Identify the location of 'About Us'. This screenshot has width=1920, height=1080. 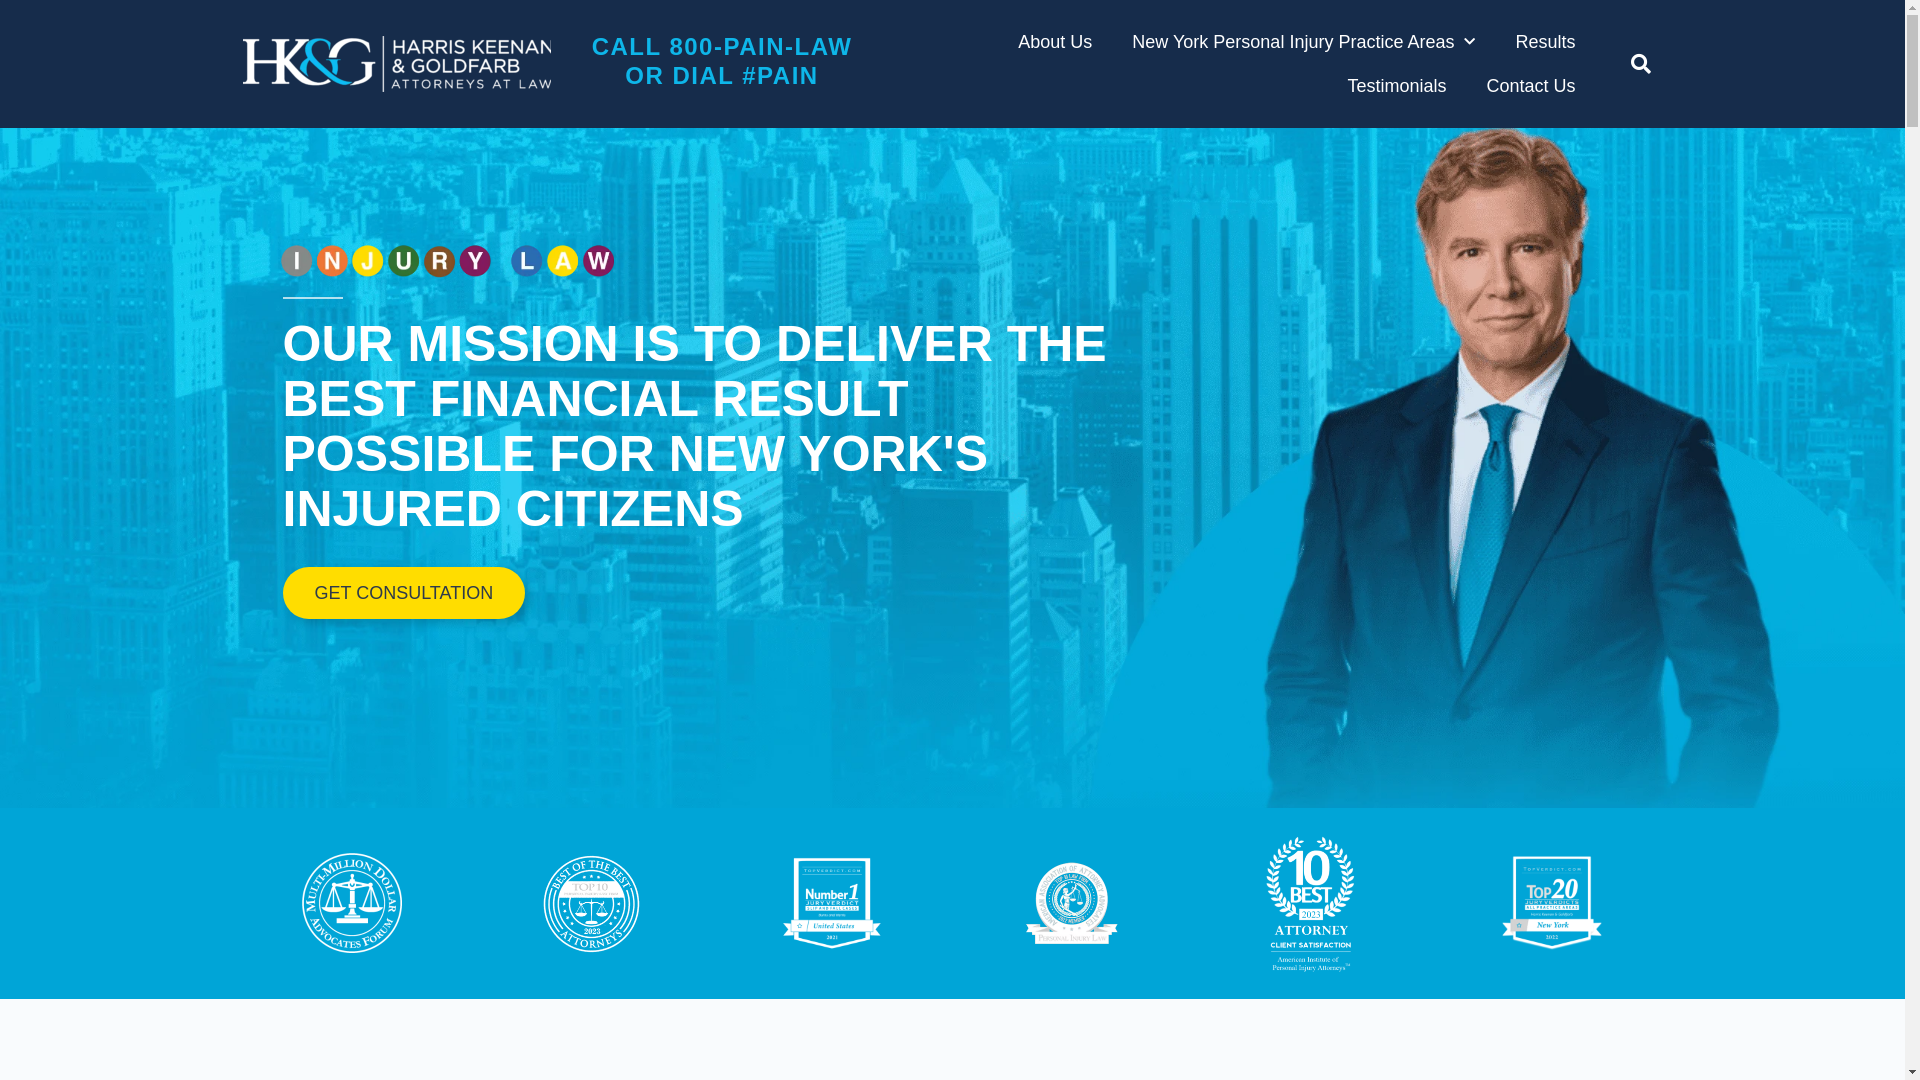
(1054, 42).